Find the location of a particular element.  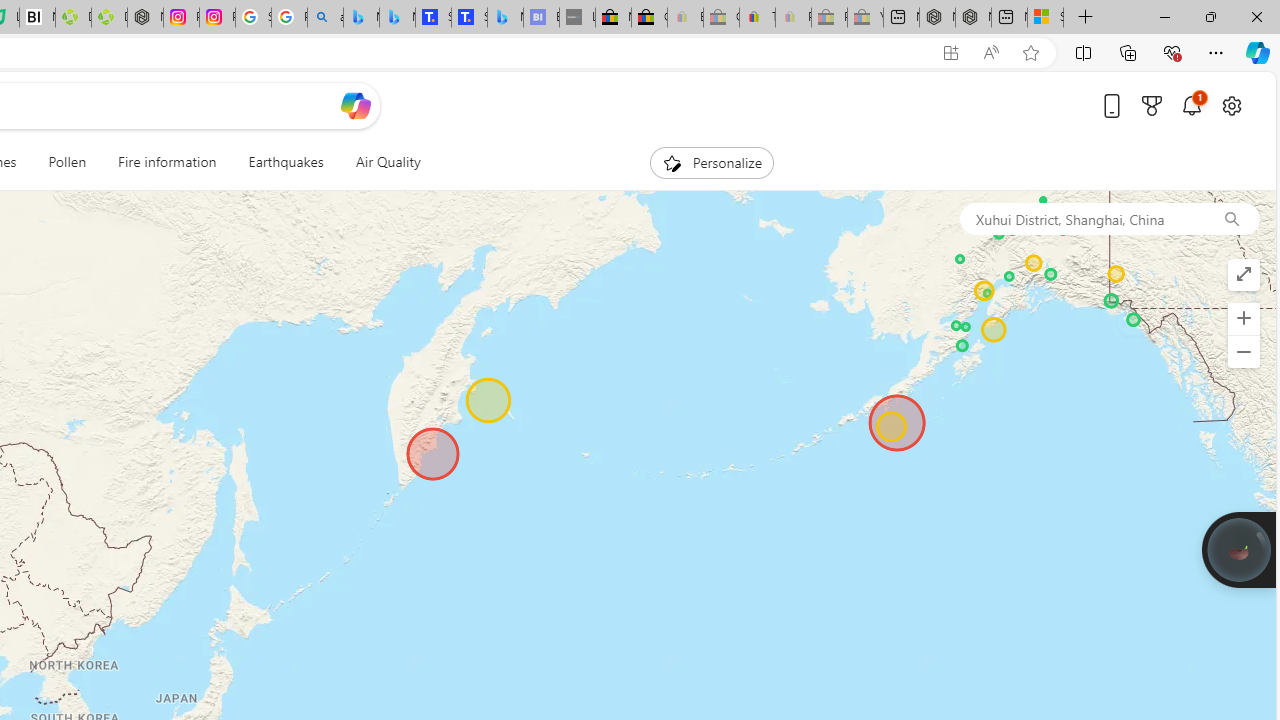

'alabama high school quarterback dies - Search' is located at coordinates (325, 17).